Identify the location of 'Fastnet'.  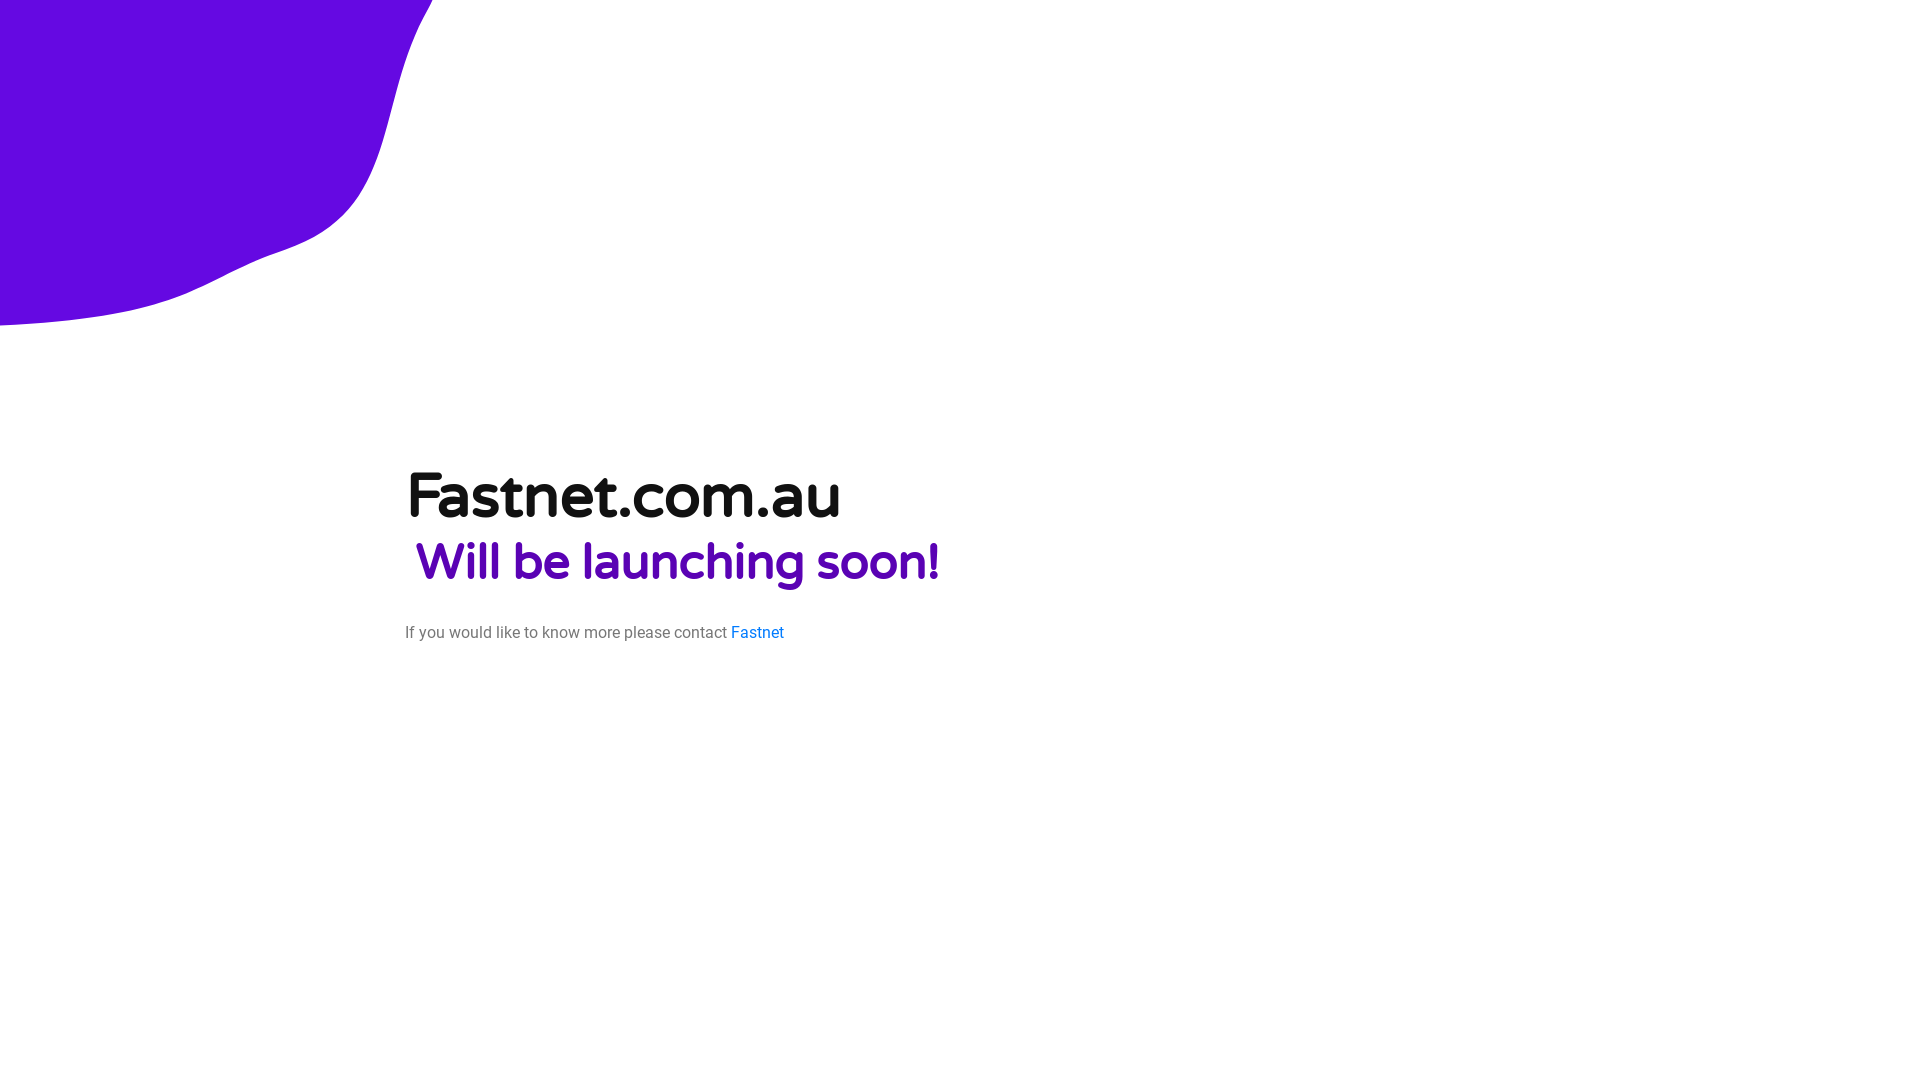
(756, 632).